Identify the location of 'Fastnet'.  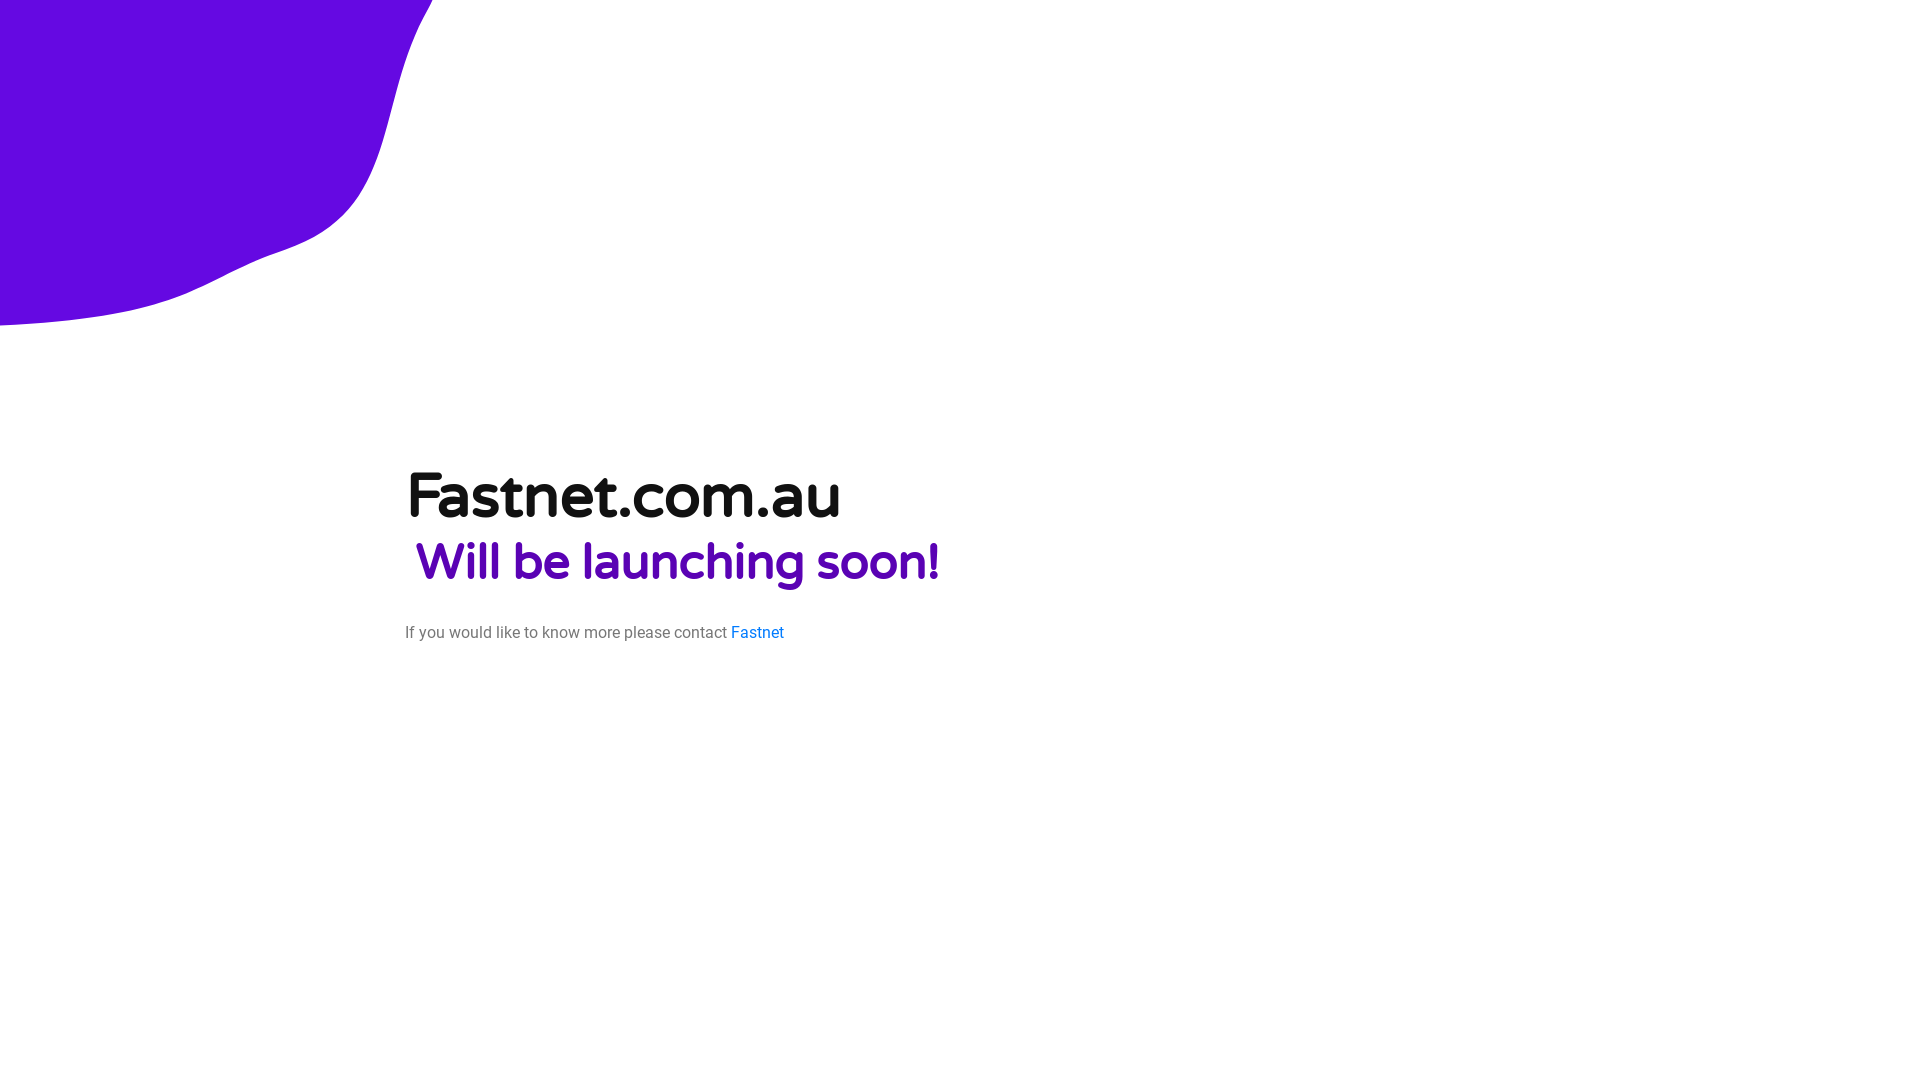
(756, 632).